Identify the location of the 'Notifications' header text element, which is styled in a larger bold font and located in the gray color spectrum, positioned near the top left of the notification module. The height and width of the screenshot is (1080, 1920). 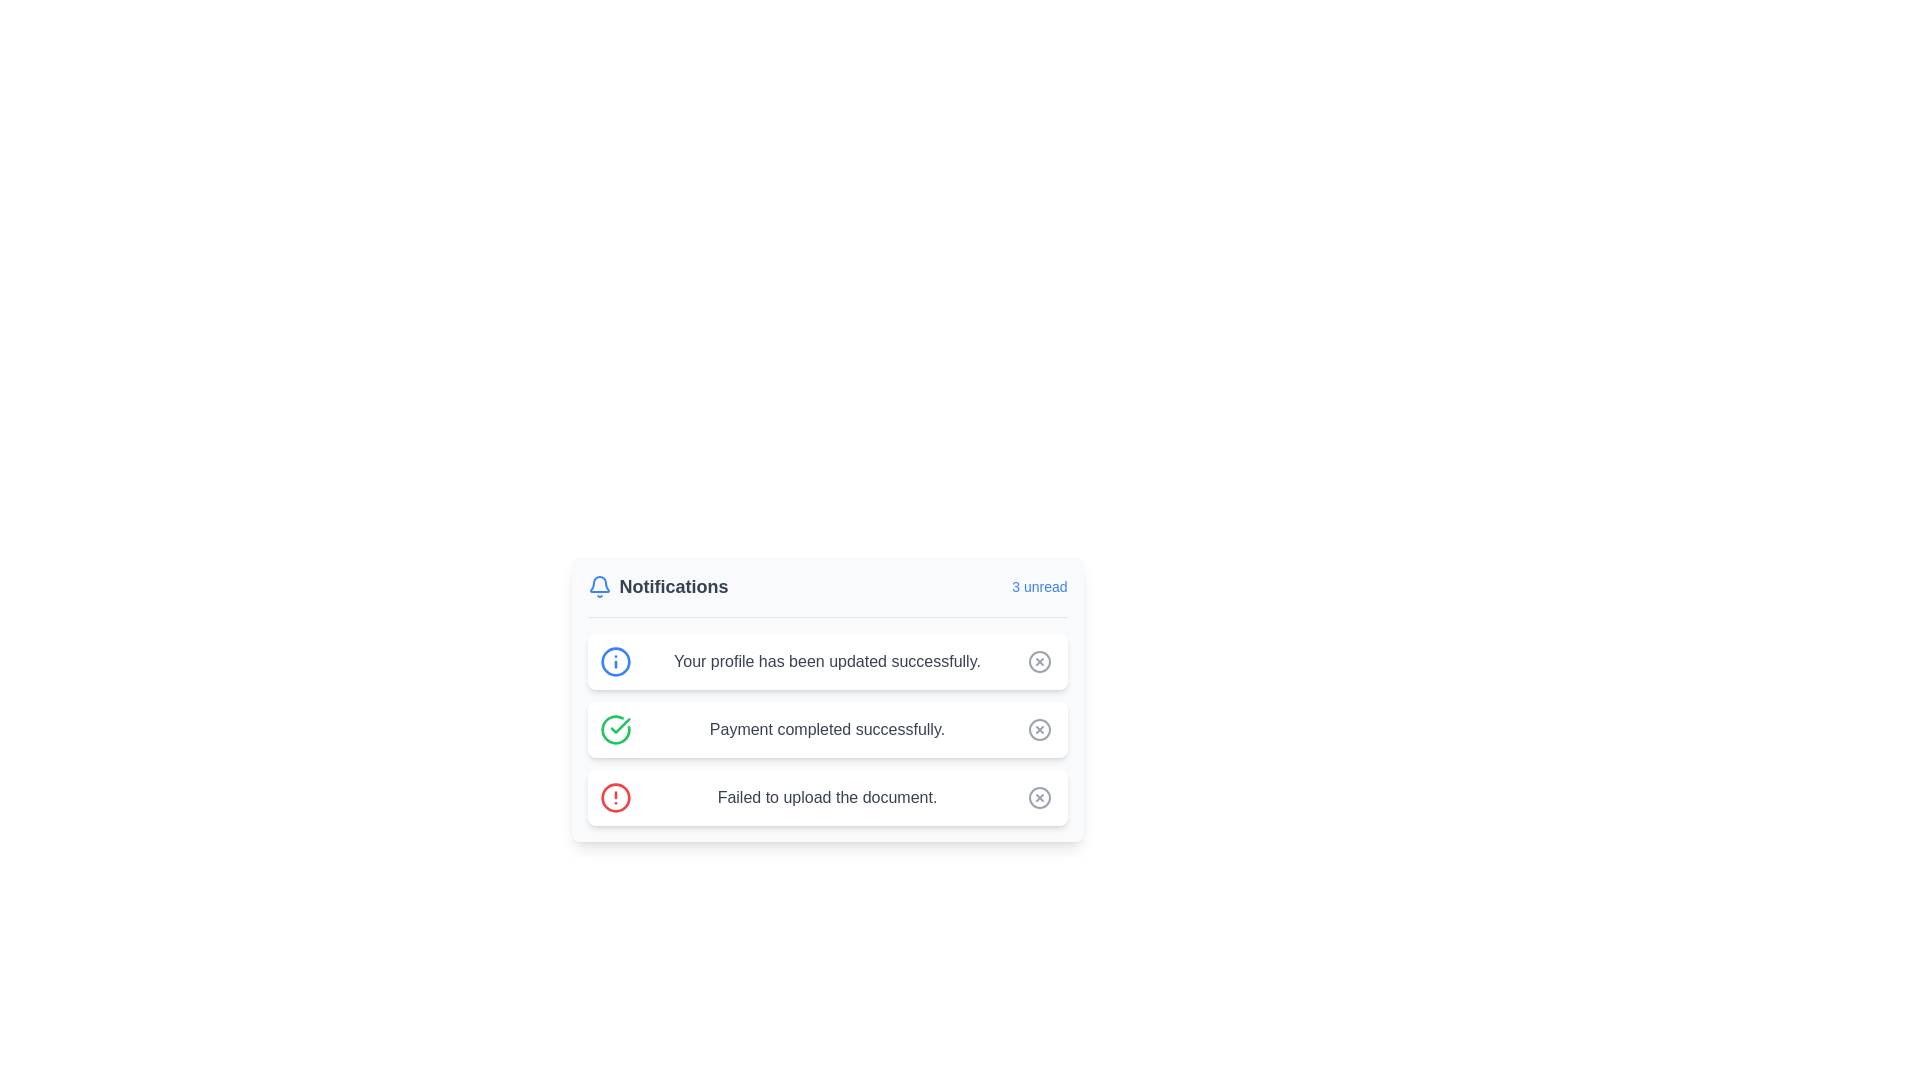
(673, 585).